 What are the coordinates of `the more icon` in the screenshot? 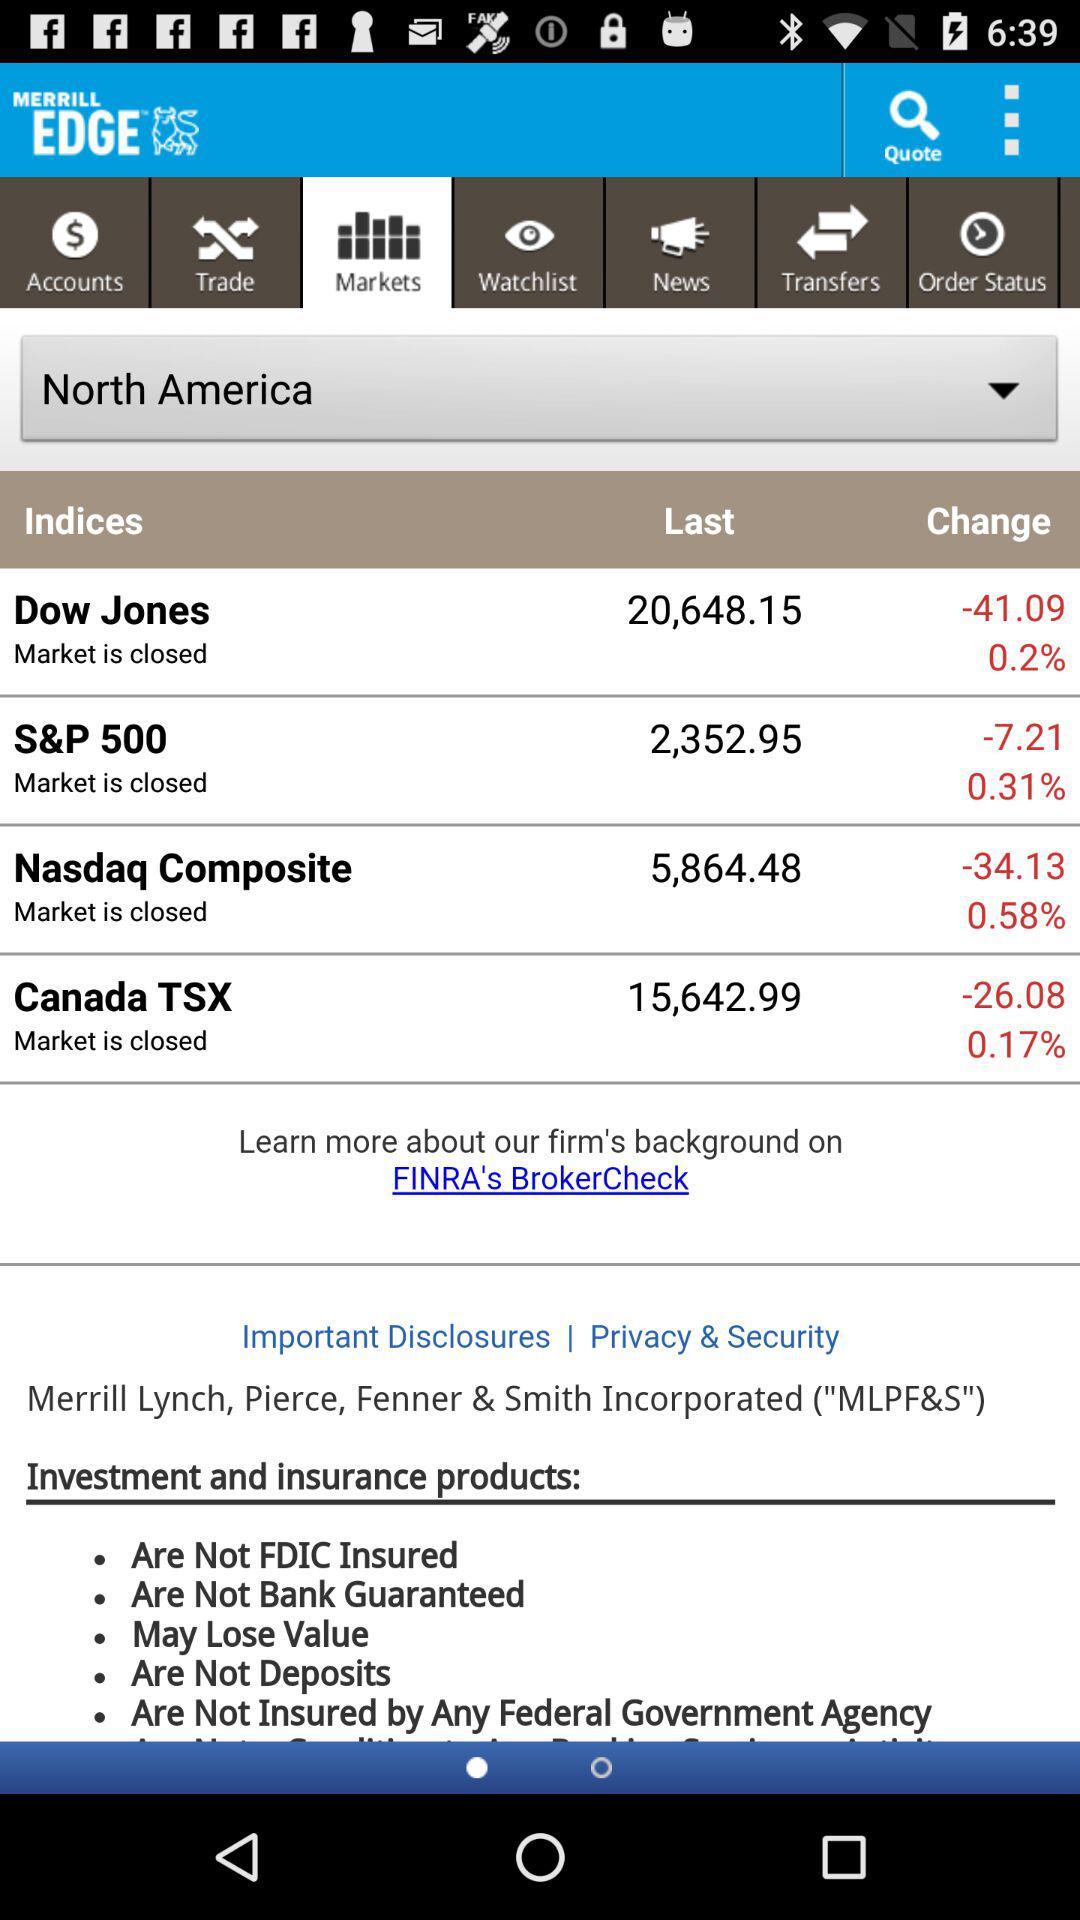 It's located at (1018, 127).